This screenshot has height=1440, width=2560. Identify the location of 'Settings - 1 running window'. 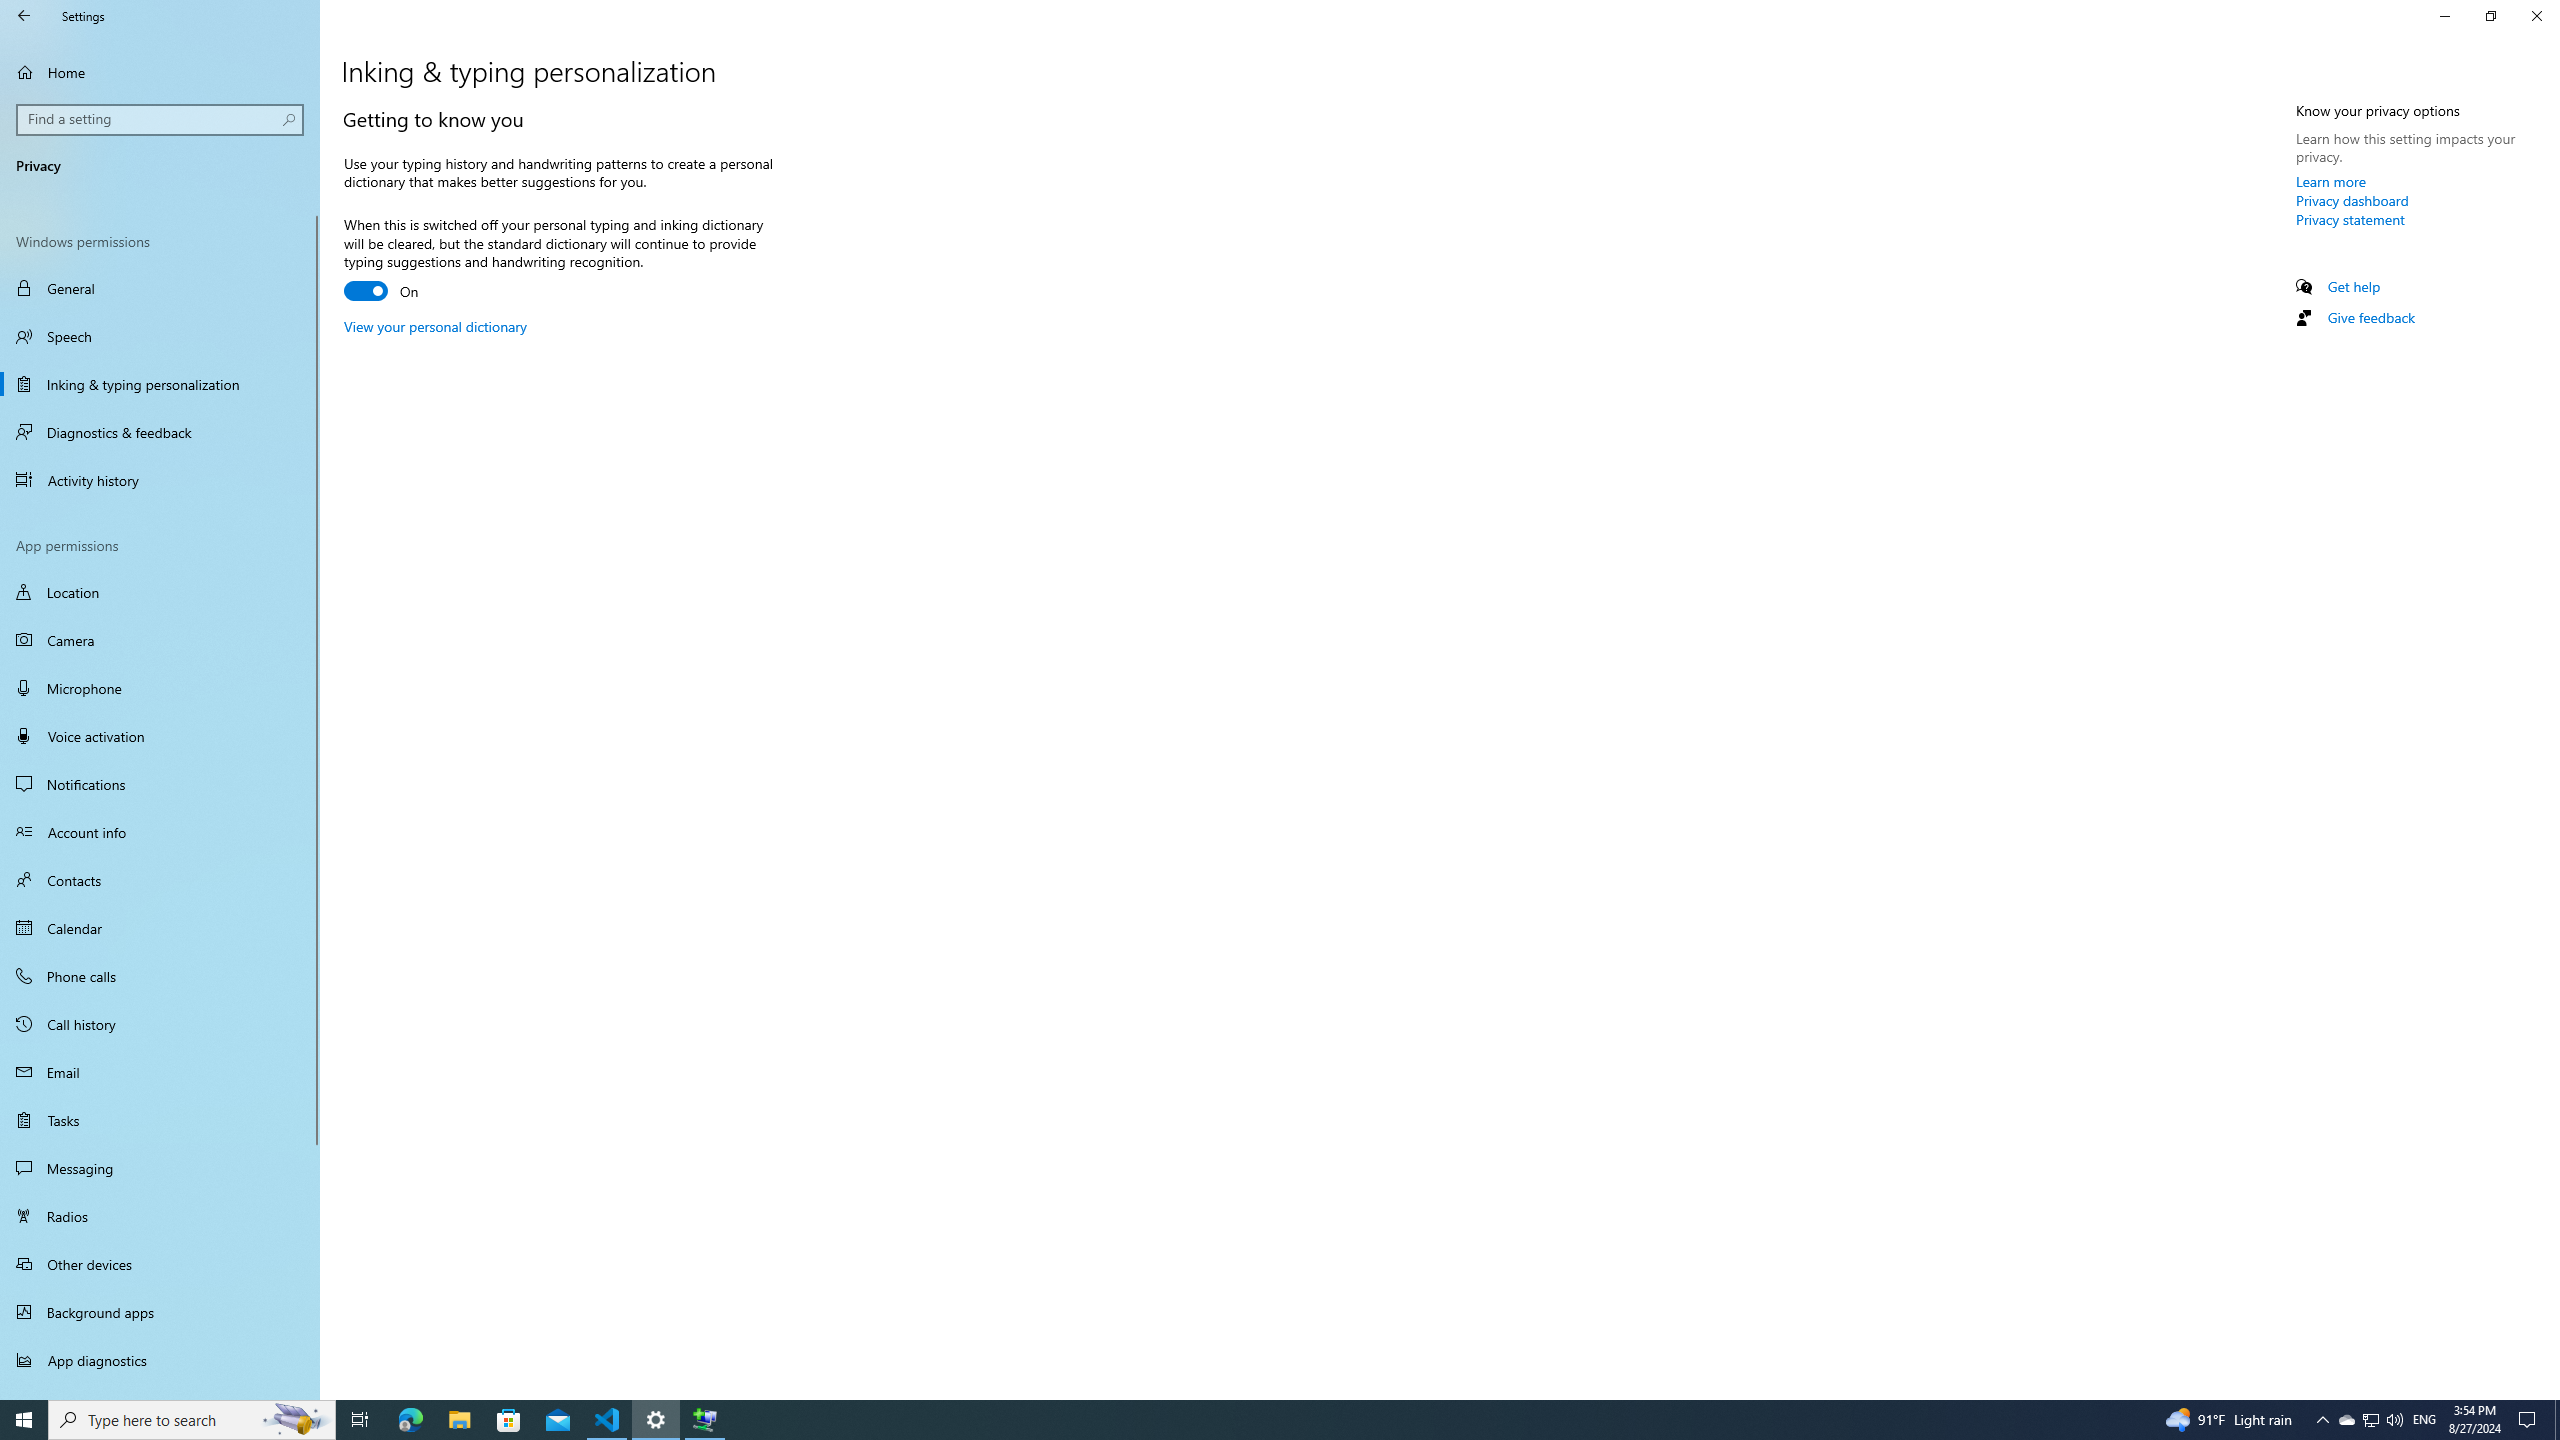
(656, 1418).